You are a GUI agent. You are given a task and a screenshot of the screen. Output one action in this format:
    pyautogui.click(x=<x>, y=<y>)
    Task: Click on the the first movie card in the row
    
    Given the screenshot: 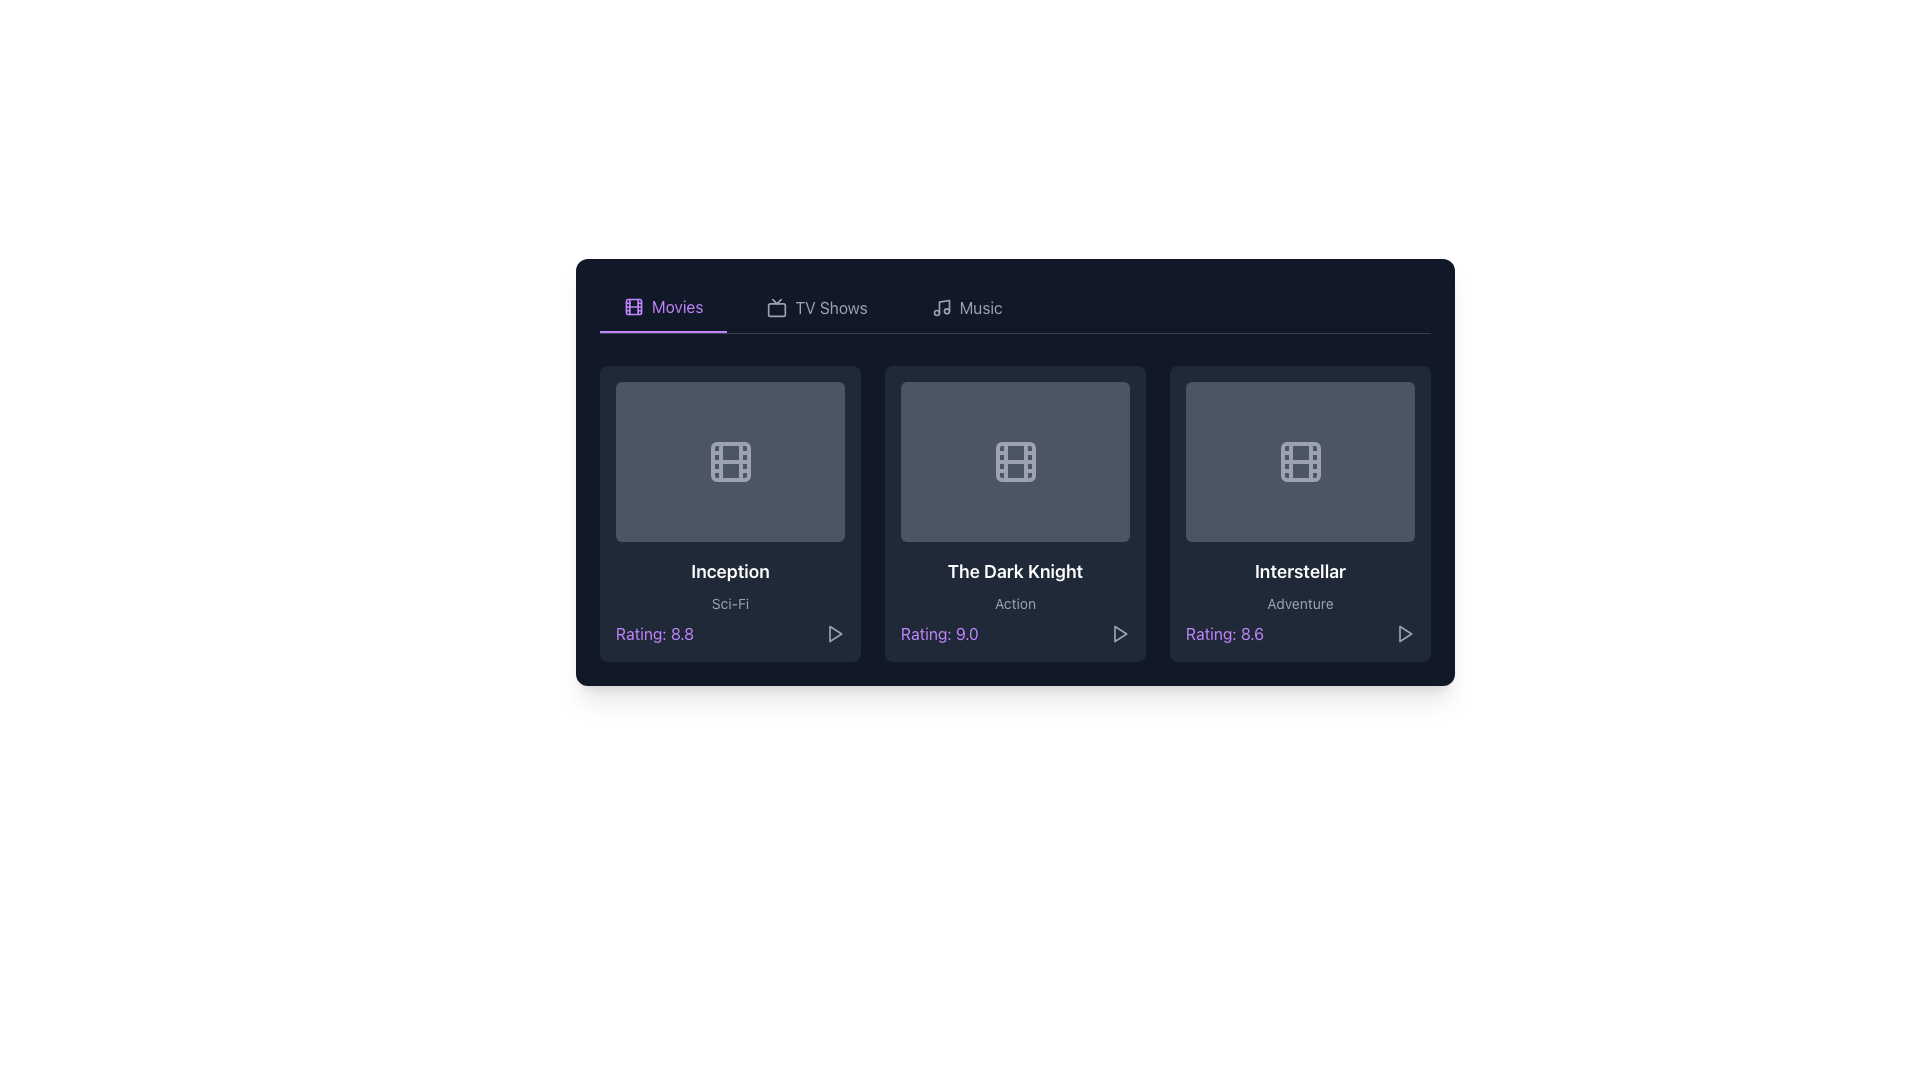 What is the action you would take?
    pyautogui.click(x=729, y=512)
    